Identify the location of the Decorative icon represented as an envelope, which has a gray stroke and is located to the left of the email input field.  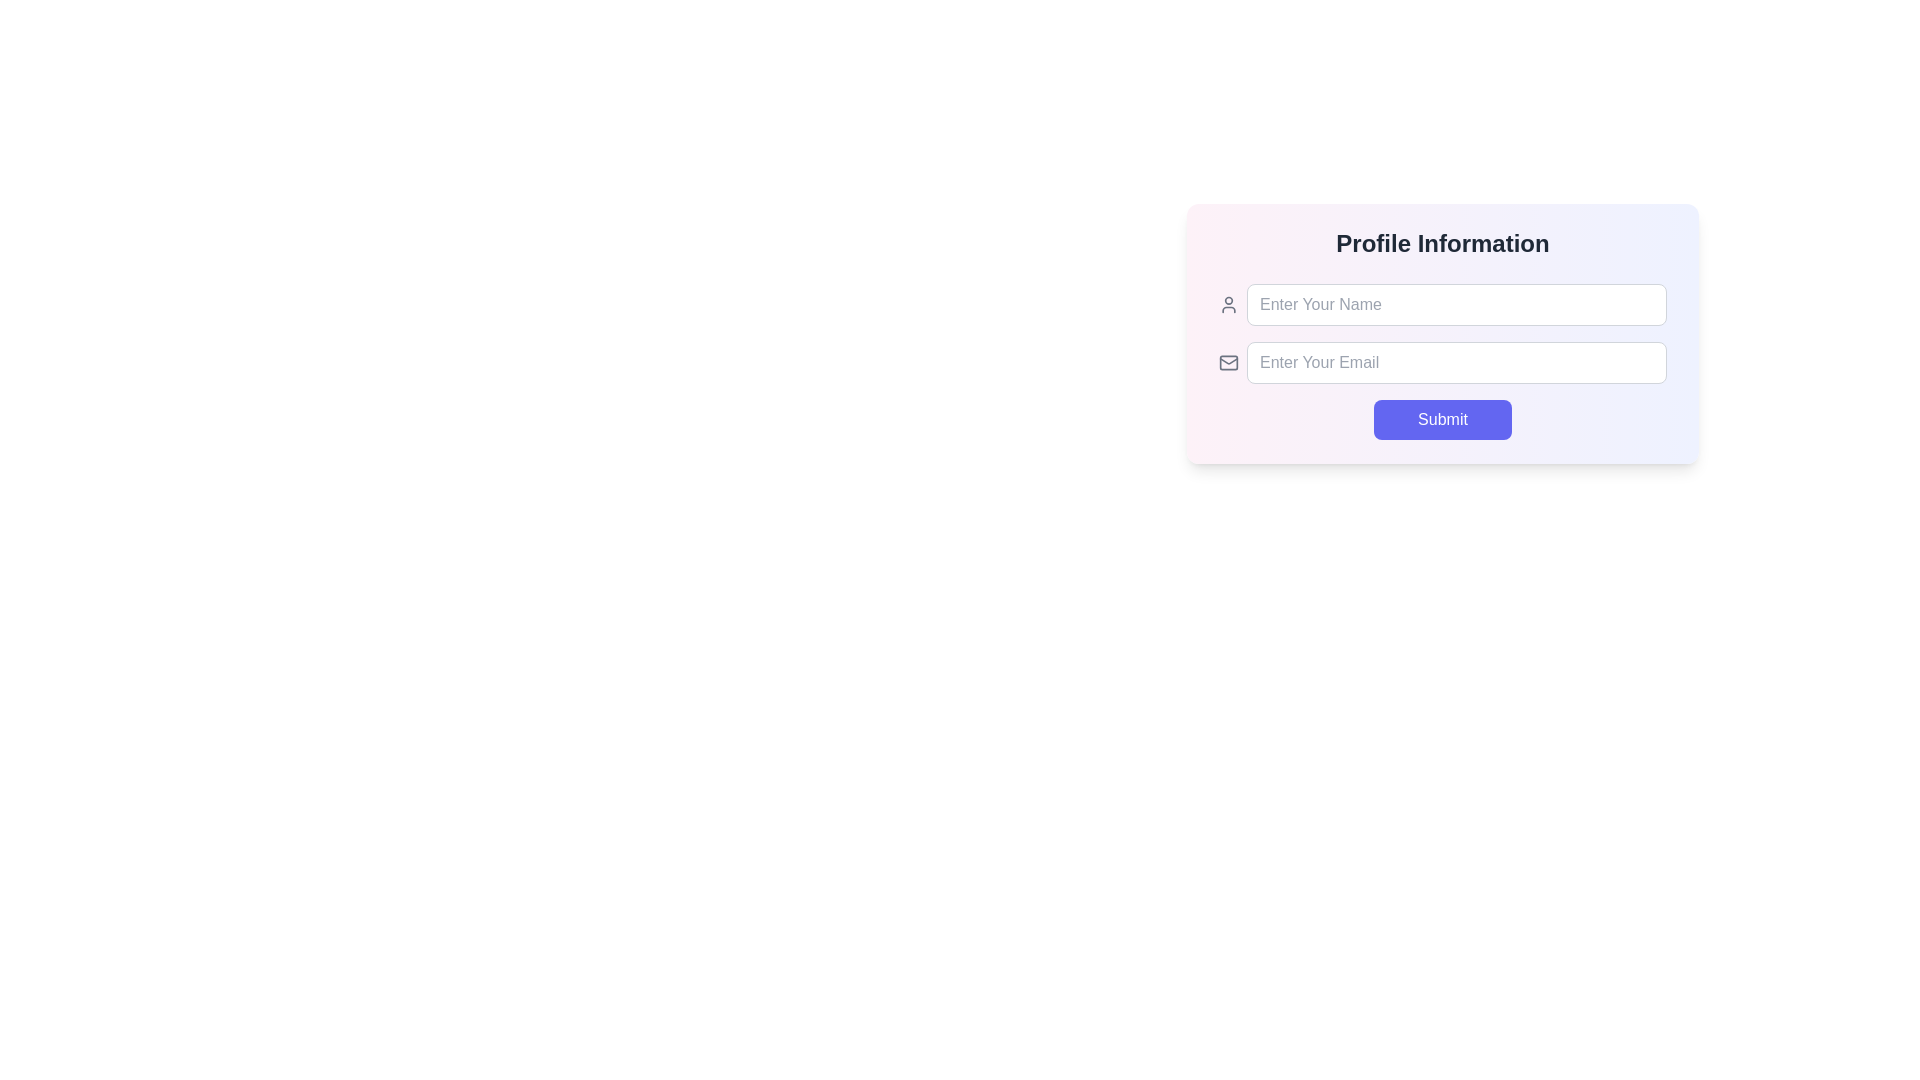
(1227, 362).